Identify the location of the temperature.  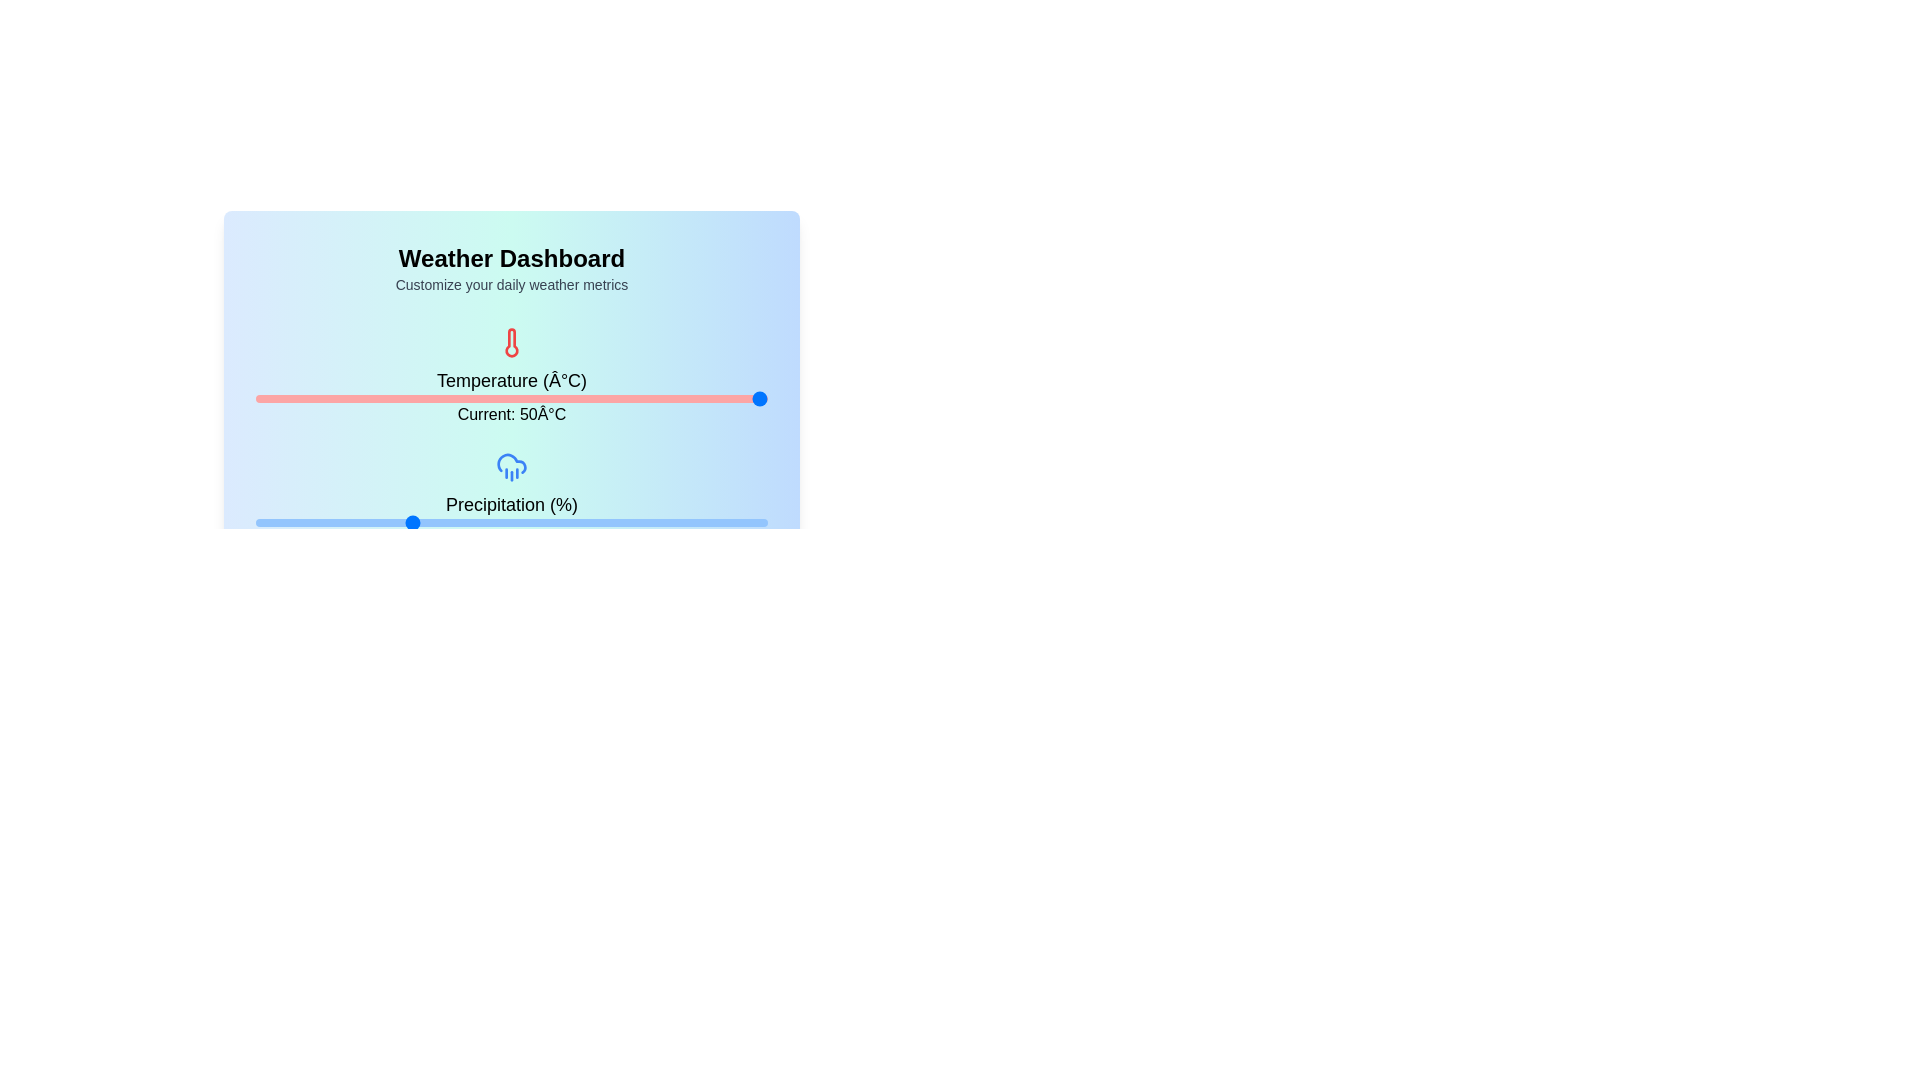
(401, 398).